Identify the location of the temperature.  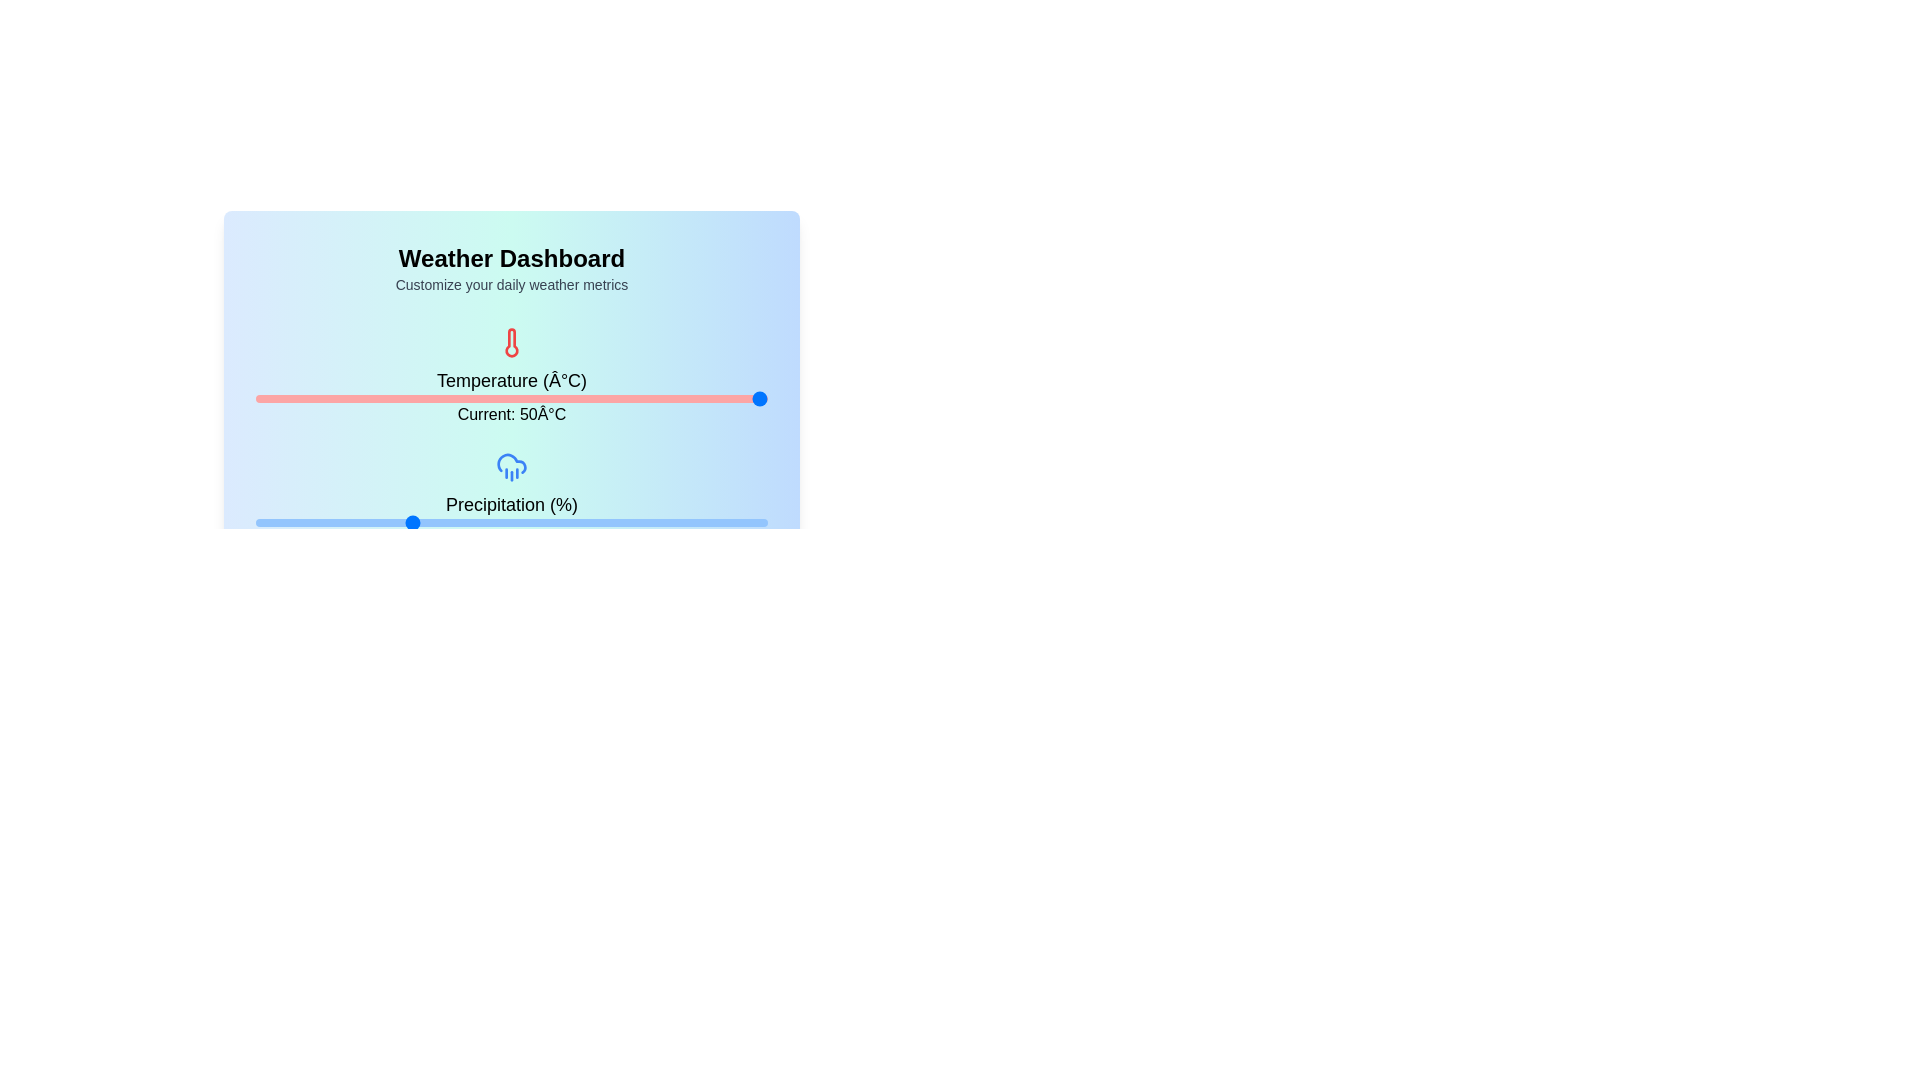
(401, 398).